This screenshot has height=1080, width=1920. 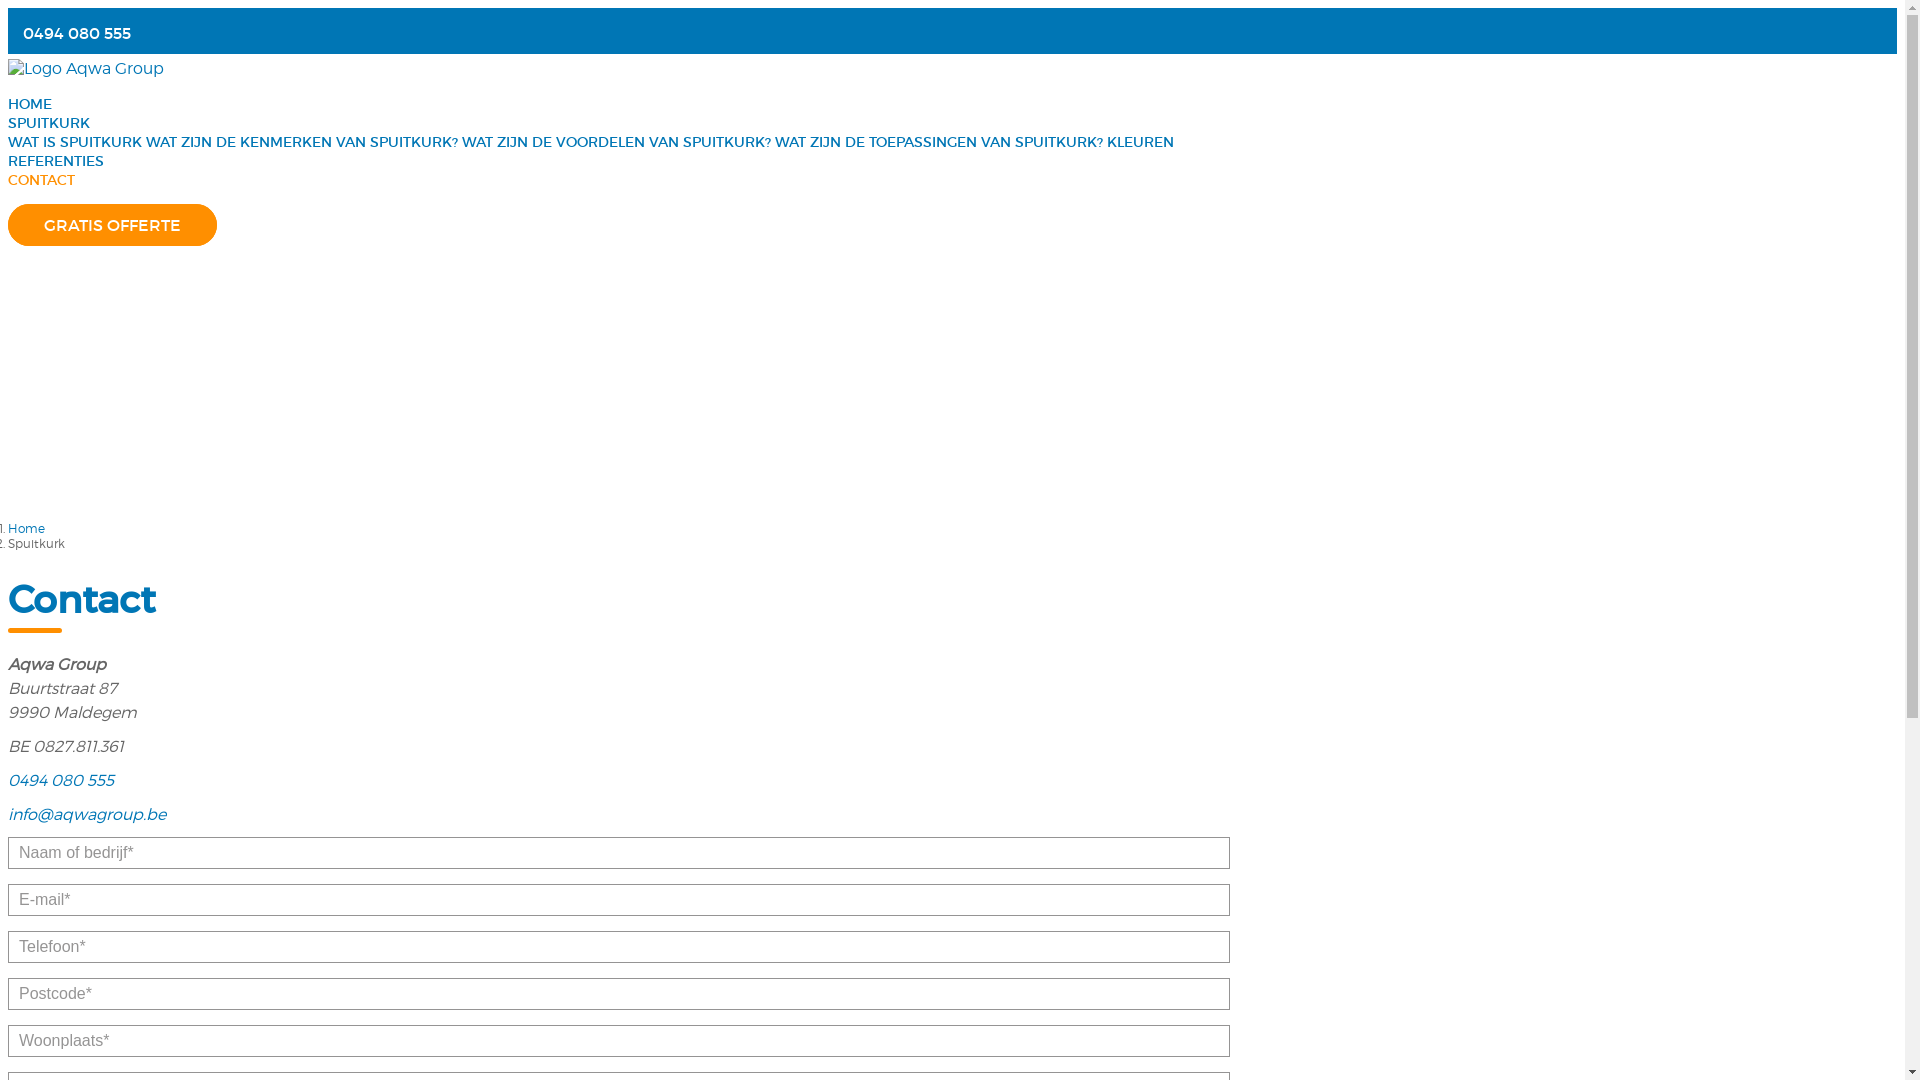 What do you see at coordinates (618, 1040) in the screenshot?
I see `'Tik uw woonplaats in aub.'` at bounding box center [618, 1040].